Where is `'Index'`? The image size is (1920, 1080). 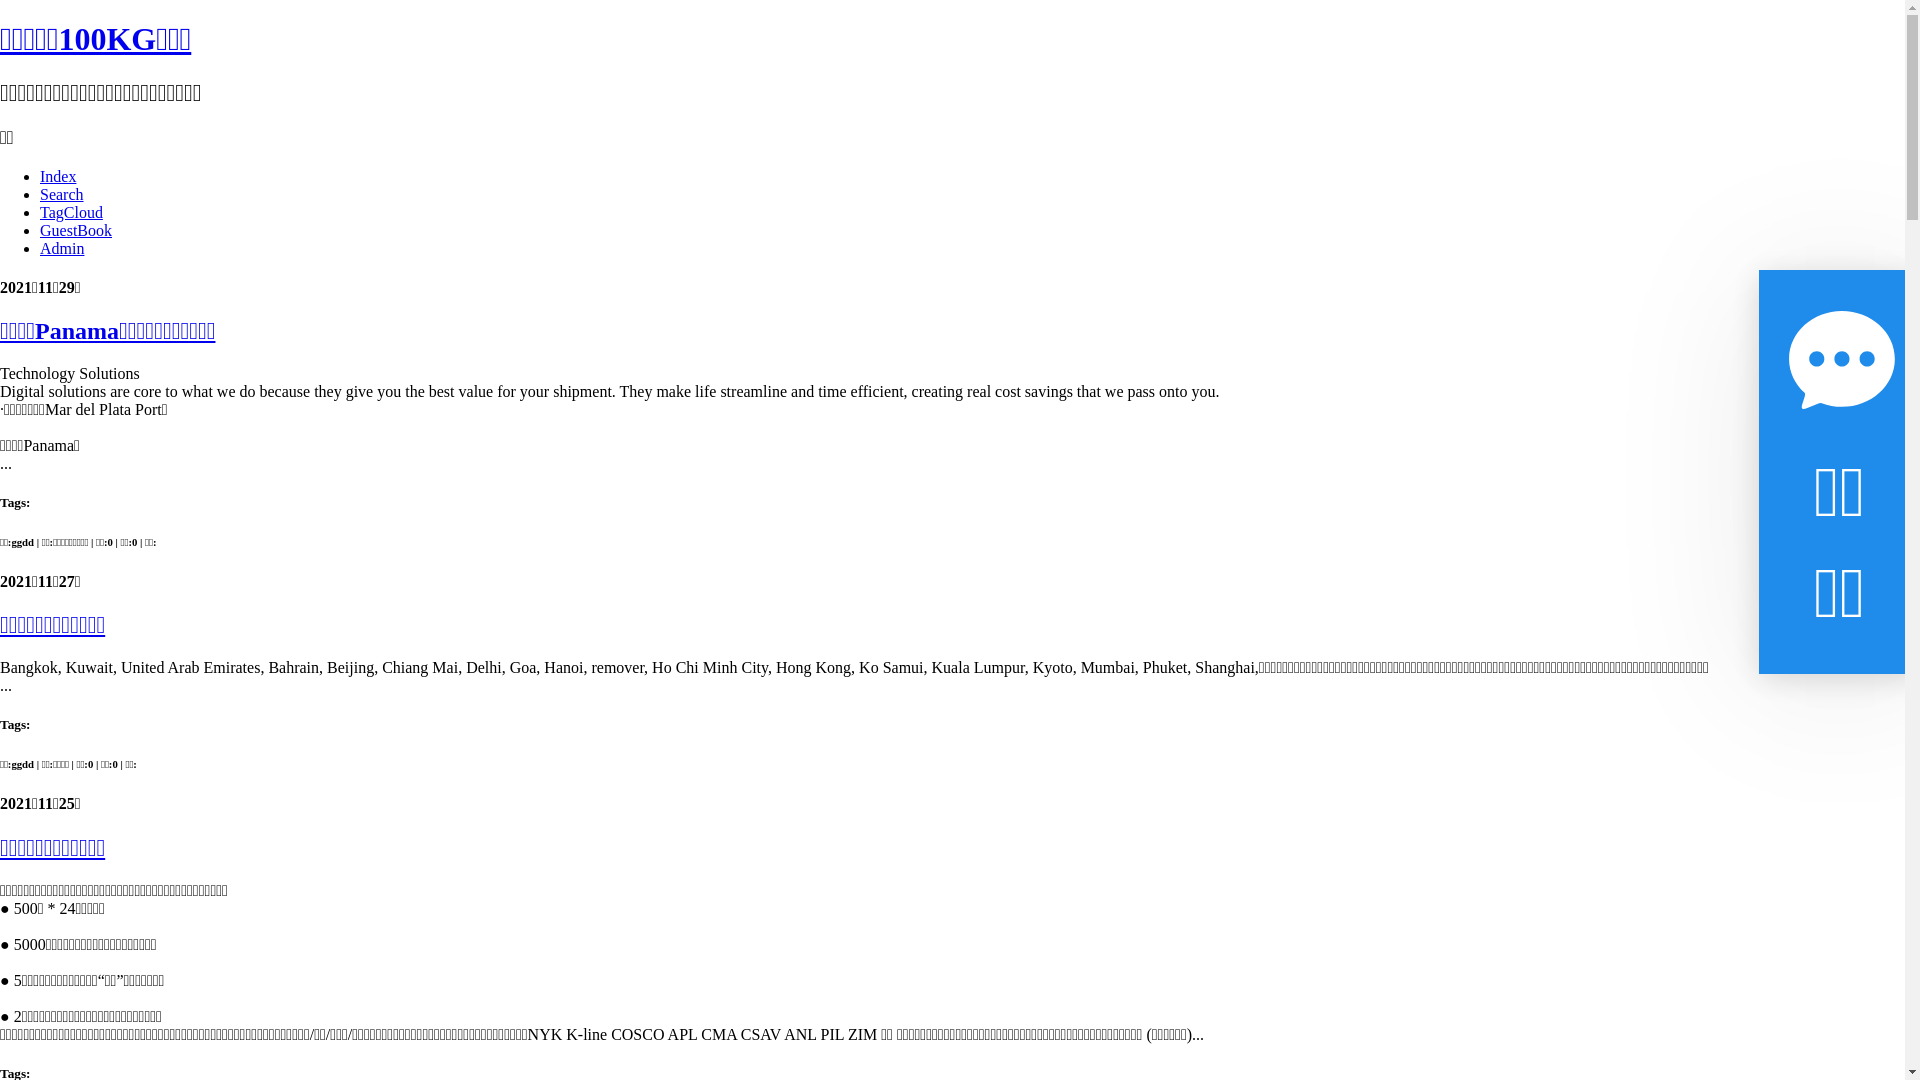
'Index' is located at coordinates (57, 175).